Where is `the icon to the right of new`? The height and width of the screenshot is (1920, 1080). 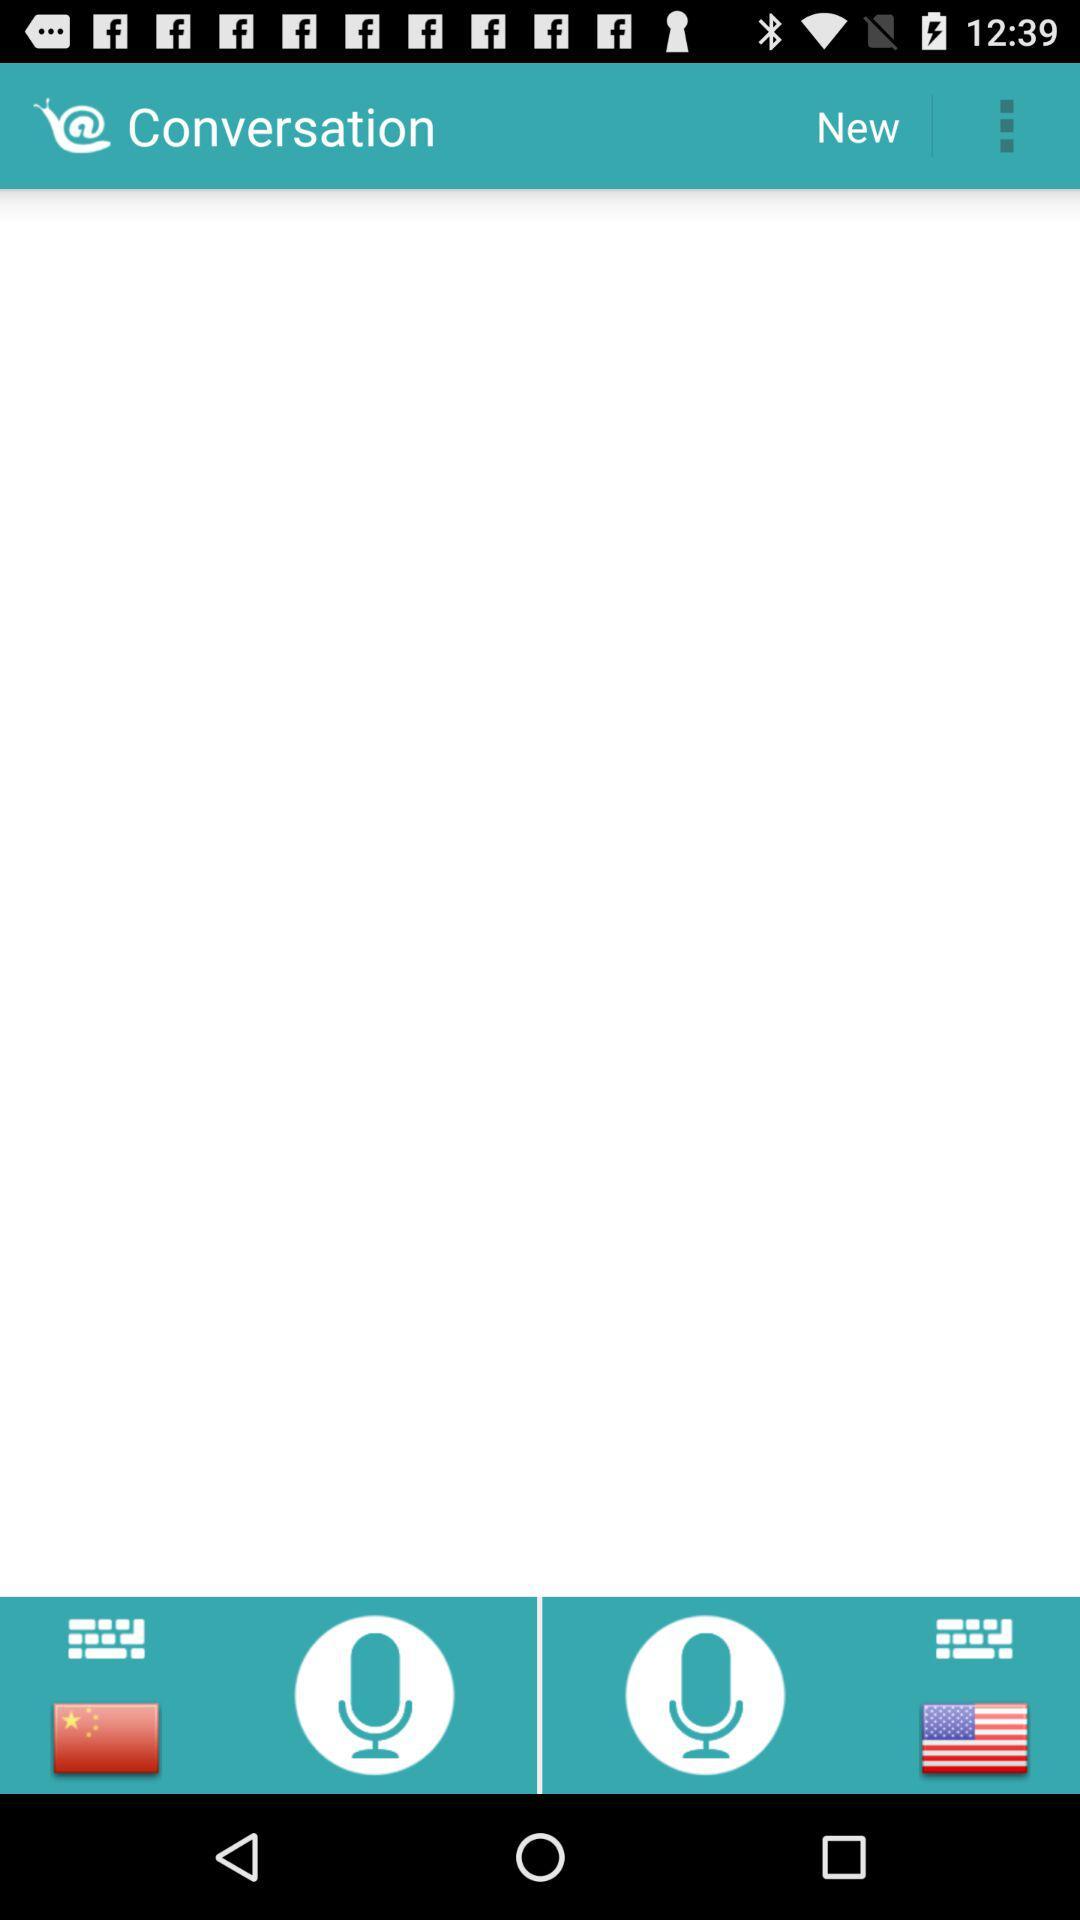 the icon to the right of new is located at coordinates (1006, 124).